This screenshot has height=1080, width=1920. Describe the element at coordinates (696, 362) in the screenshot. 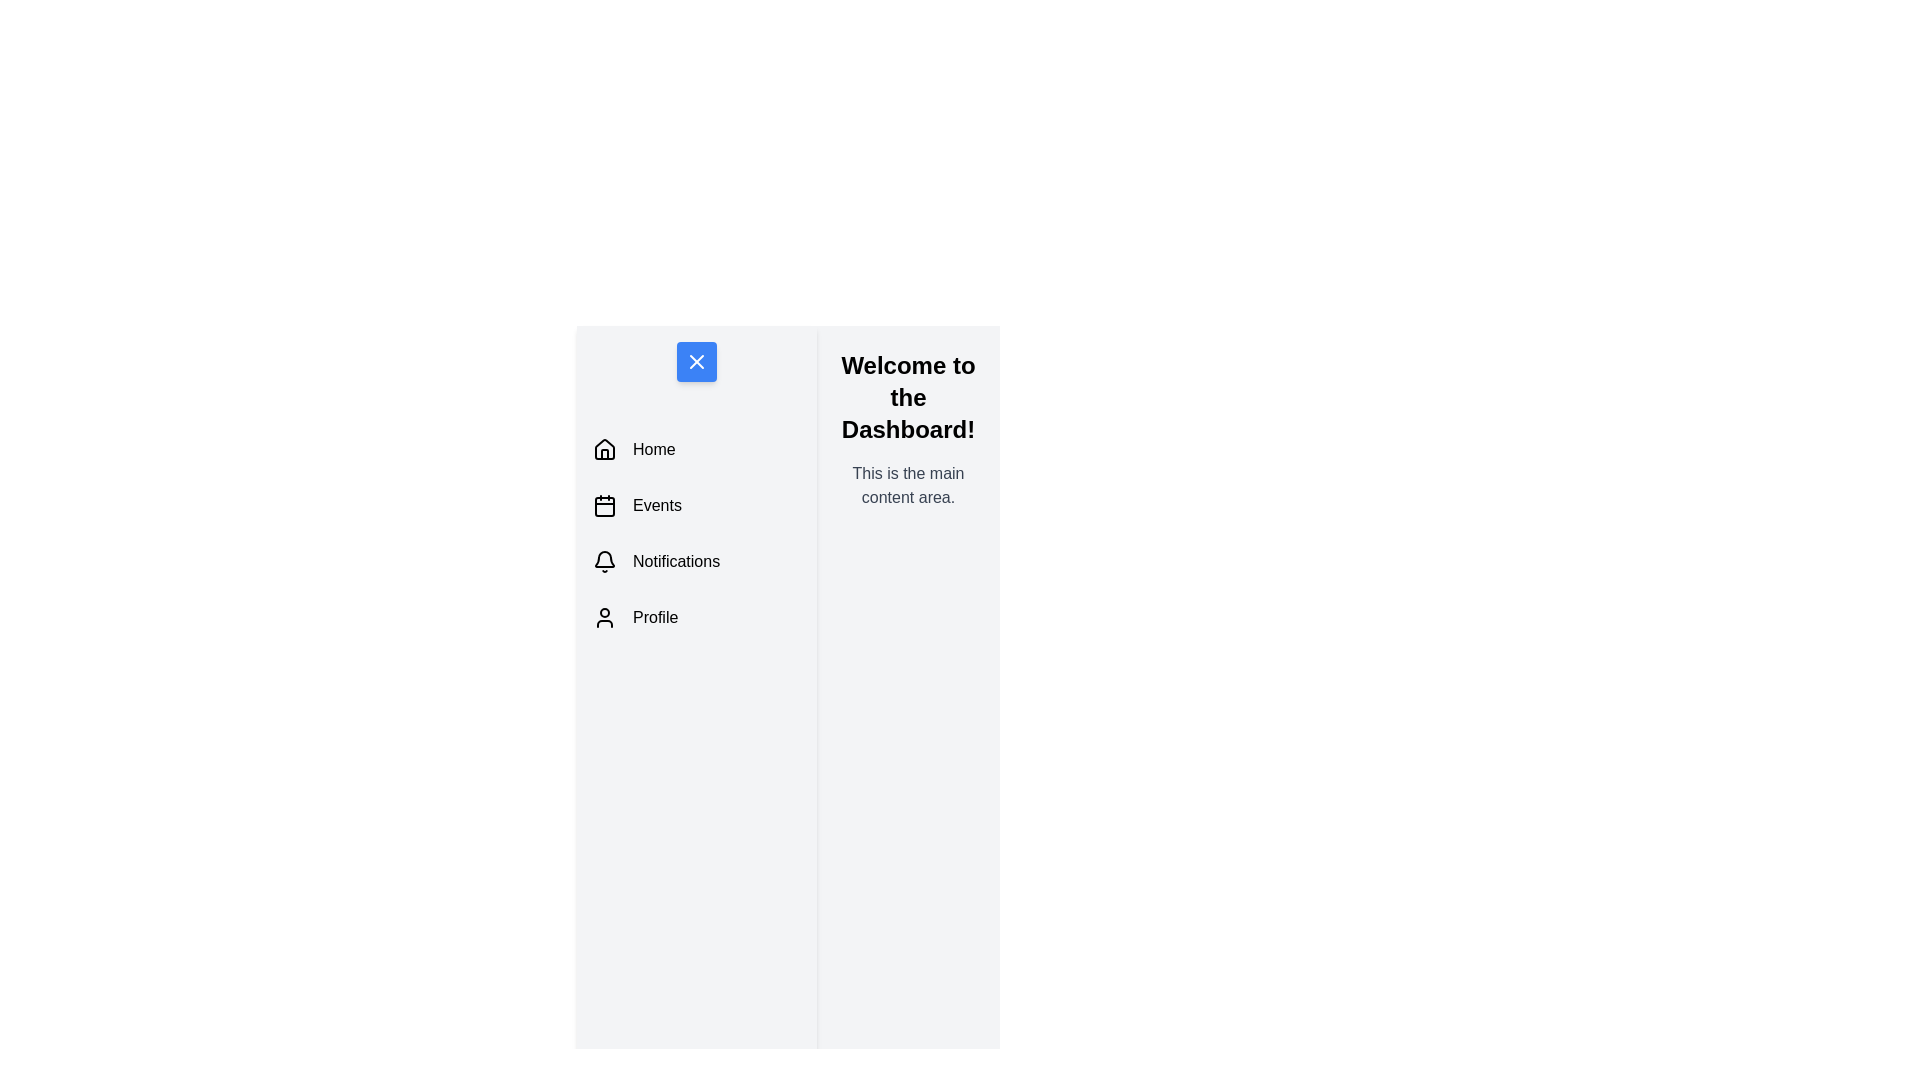

I see `the close or dismiss icon located within the blue rectangular button at the top of the left sidebar` at that location.